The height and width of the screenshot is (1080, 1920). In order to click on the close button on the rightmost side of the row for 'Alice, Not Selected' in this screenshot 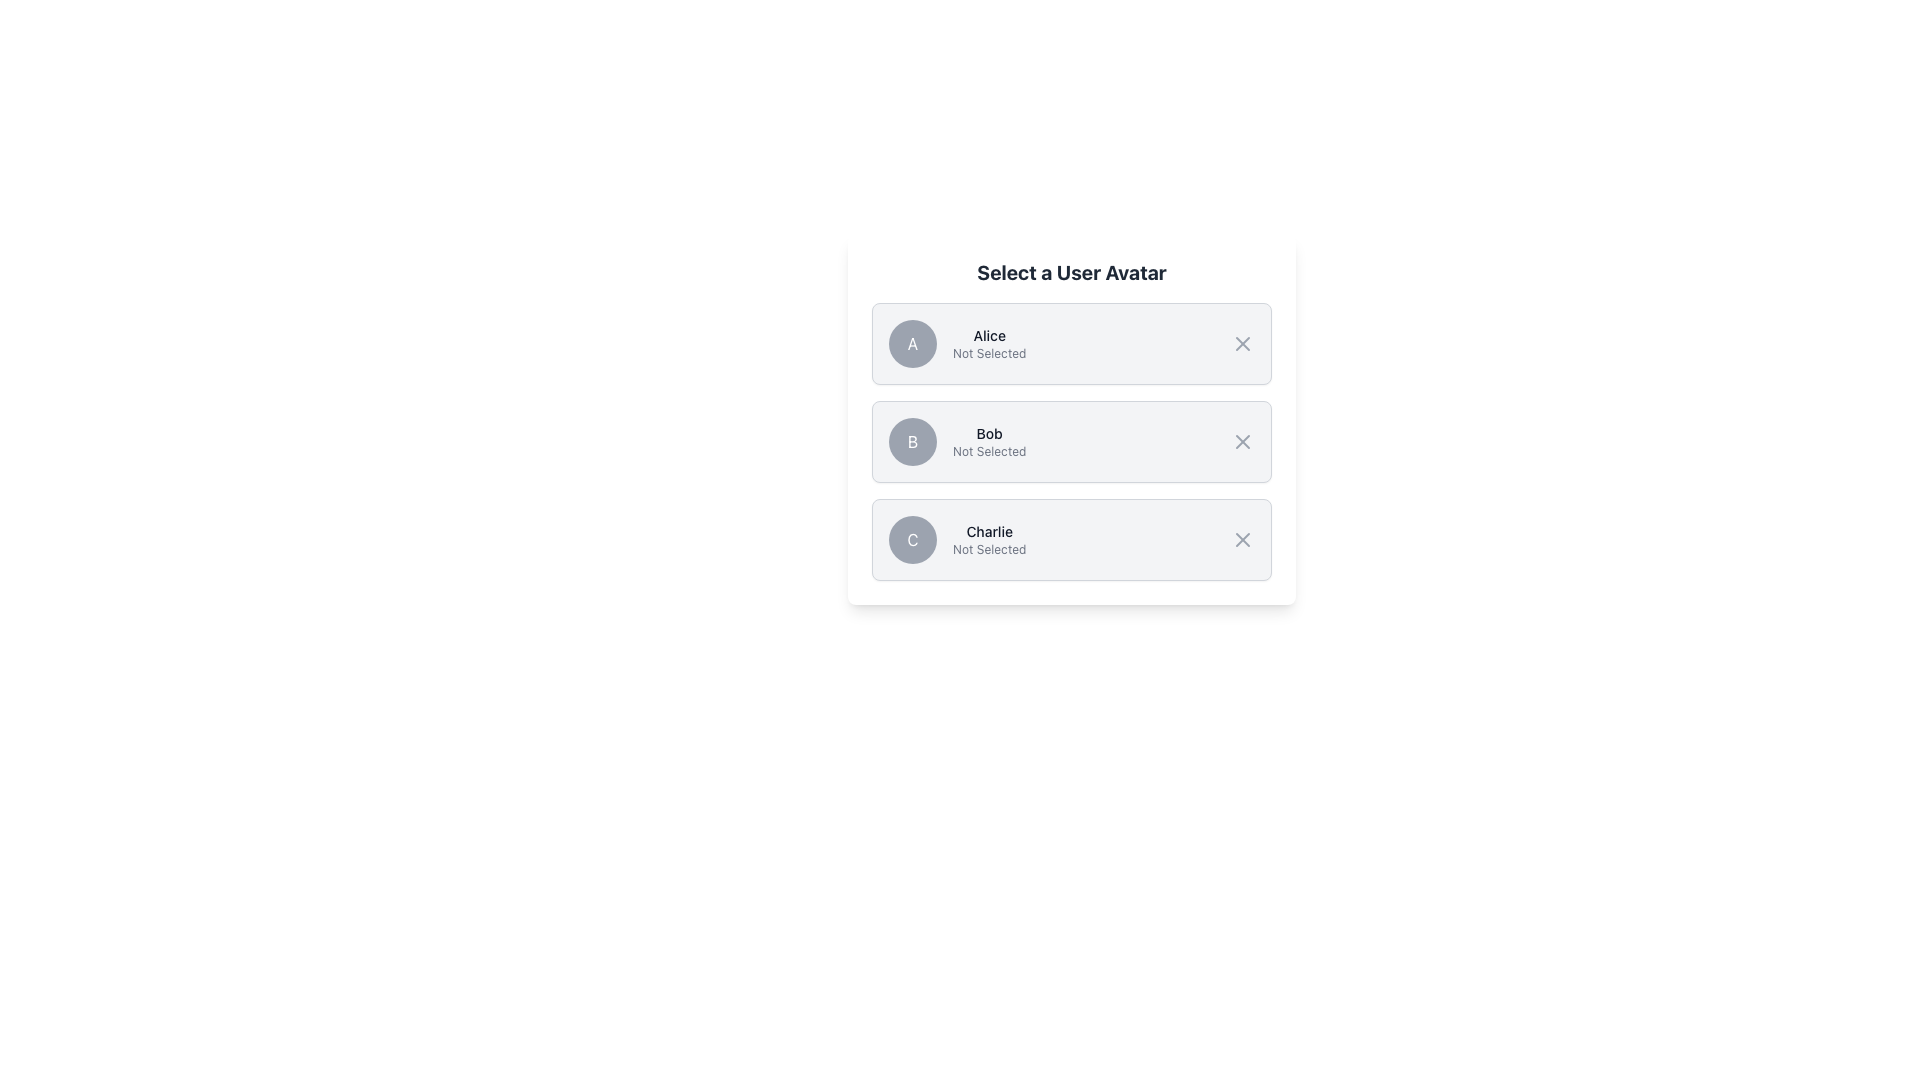, I will do `click(1242, 342)`.